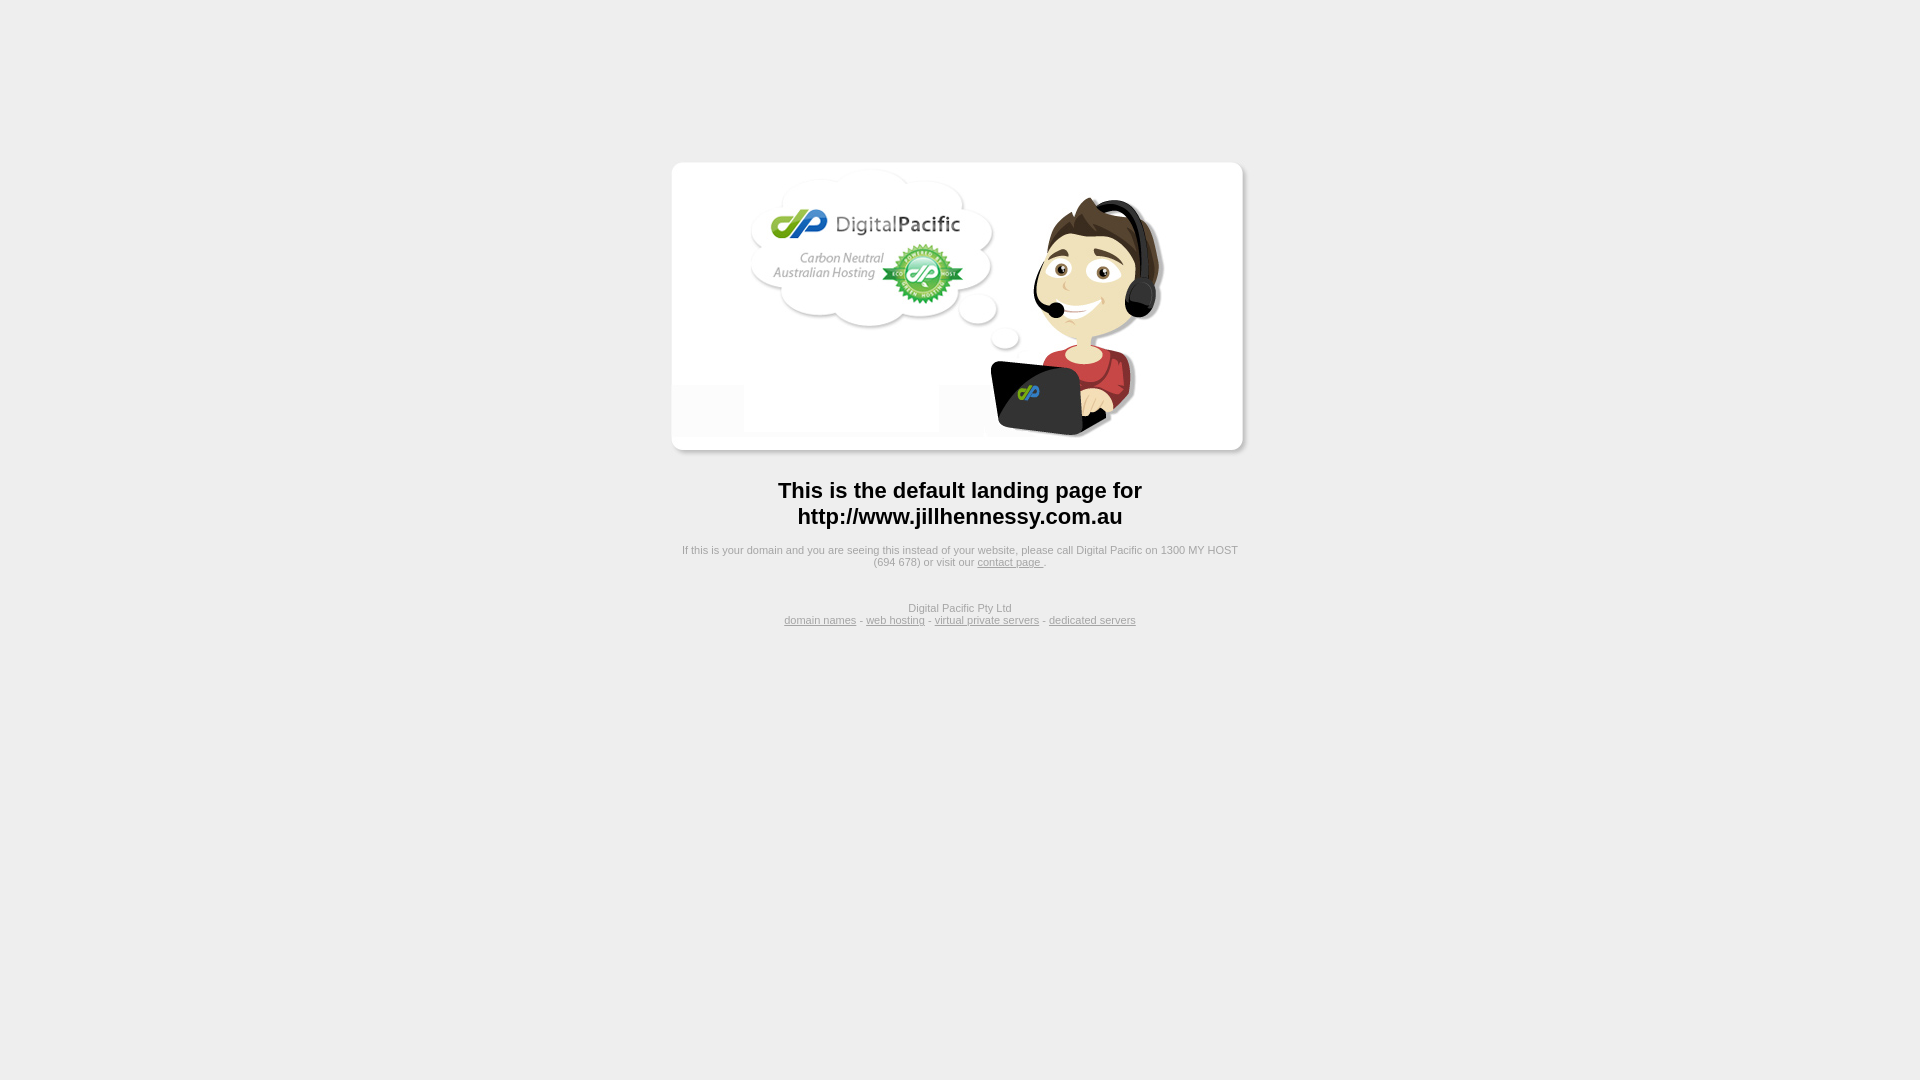  Describe the element at coordinates (1048, 619) in the screenshot. I see `'dedicated servers'` at that location.